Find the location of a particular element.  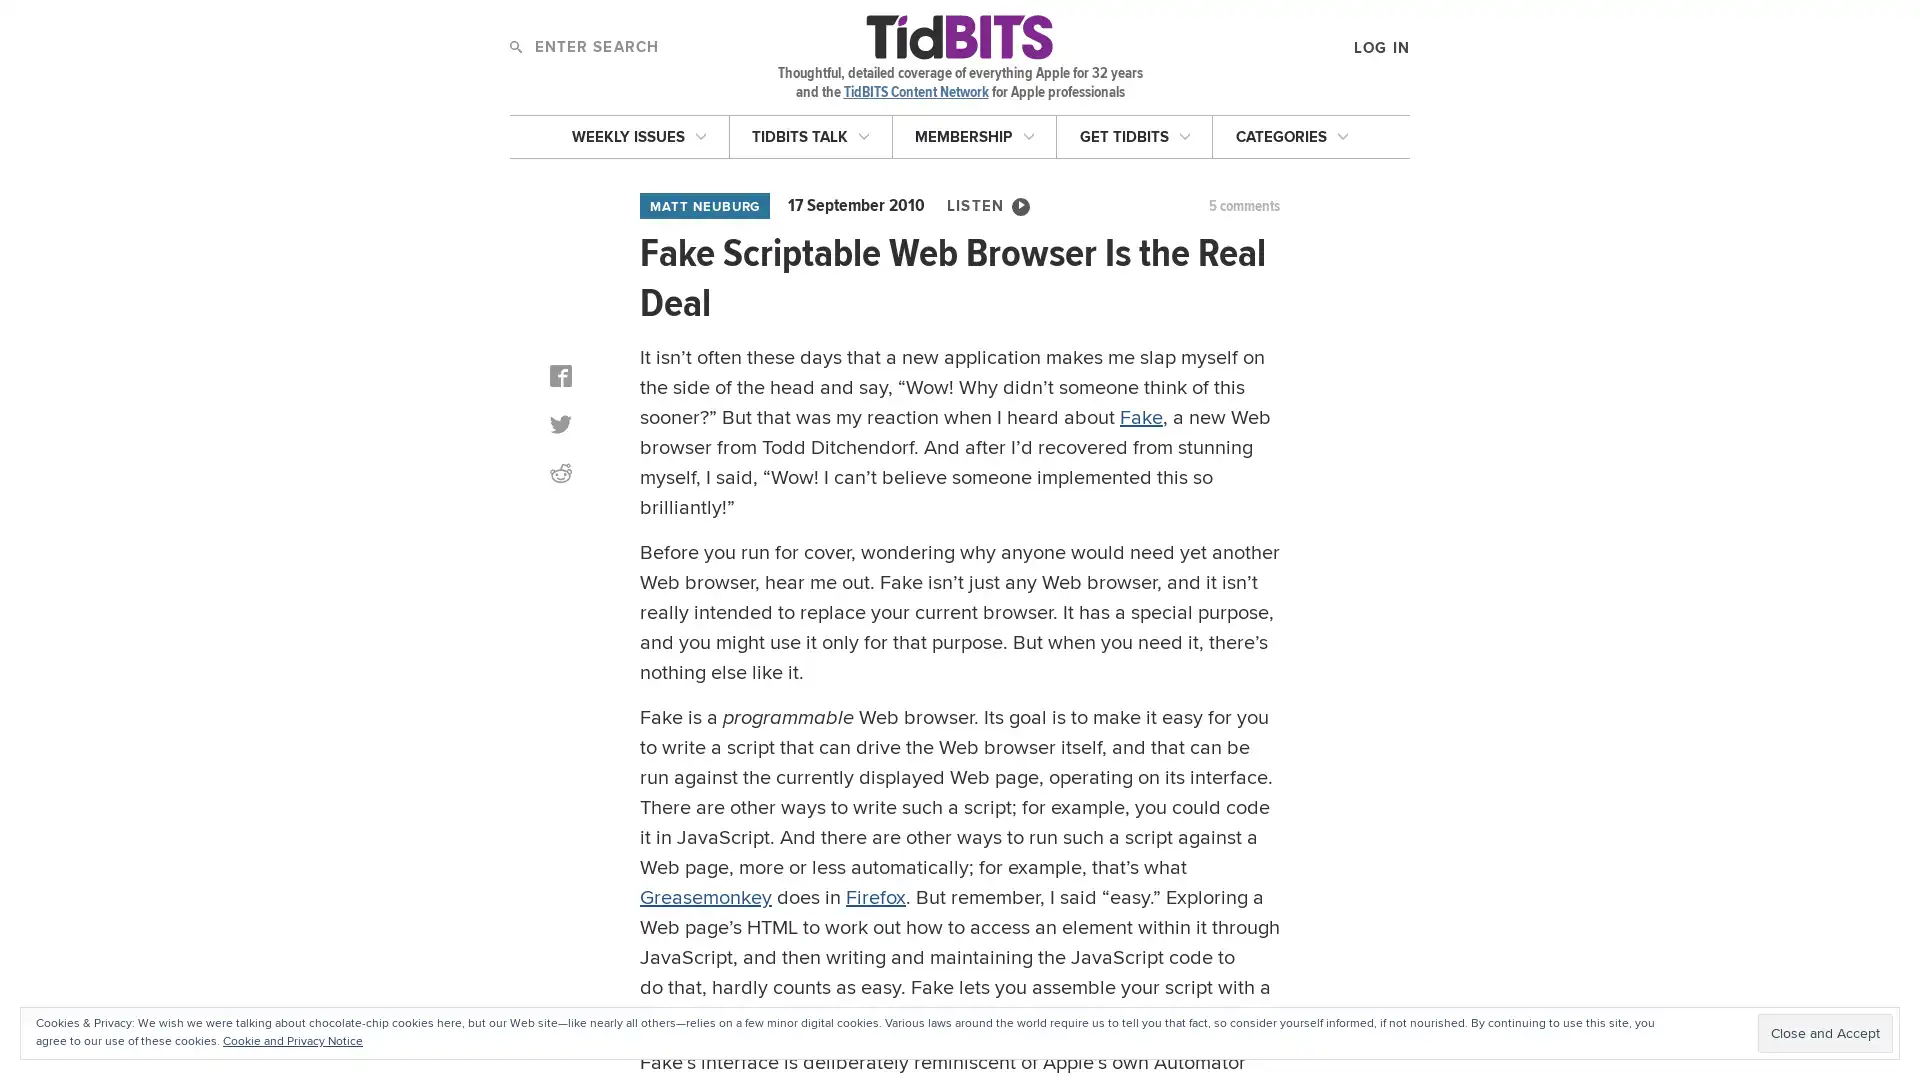

Search is located at coordinates (515, 45).